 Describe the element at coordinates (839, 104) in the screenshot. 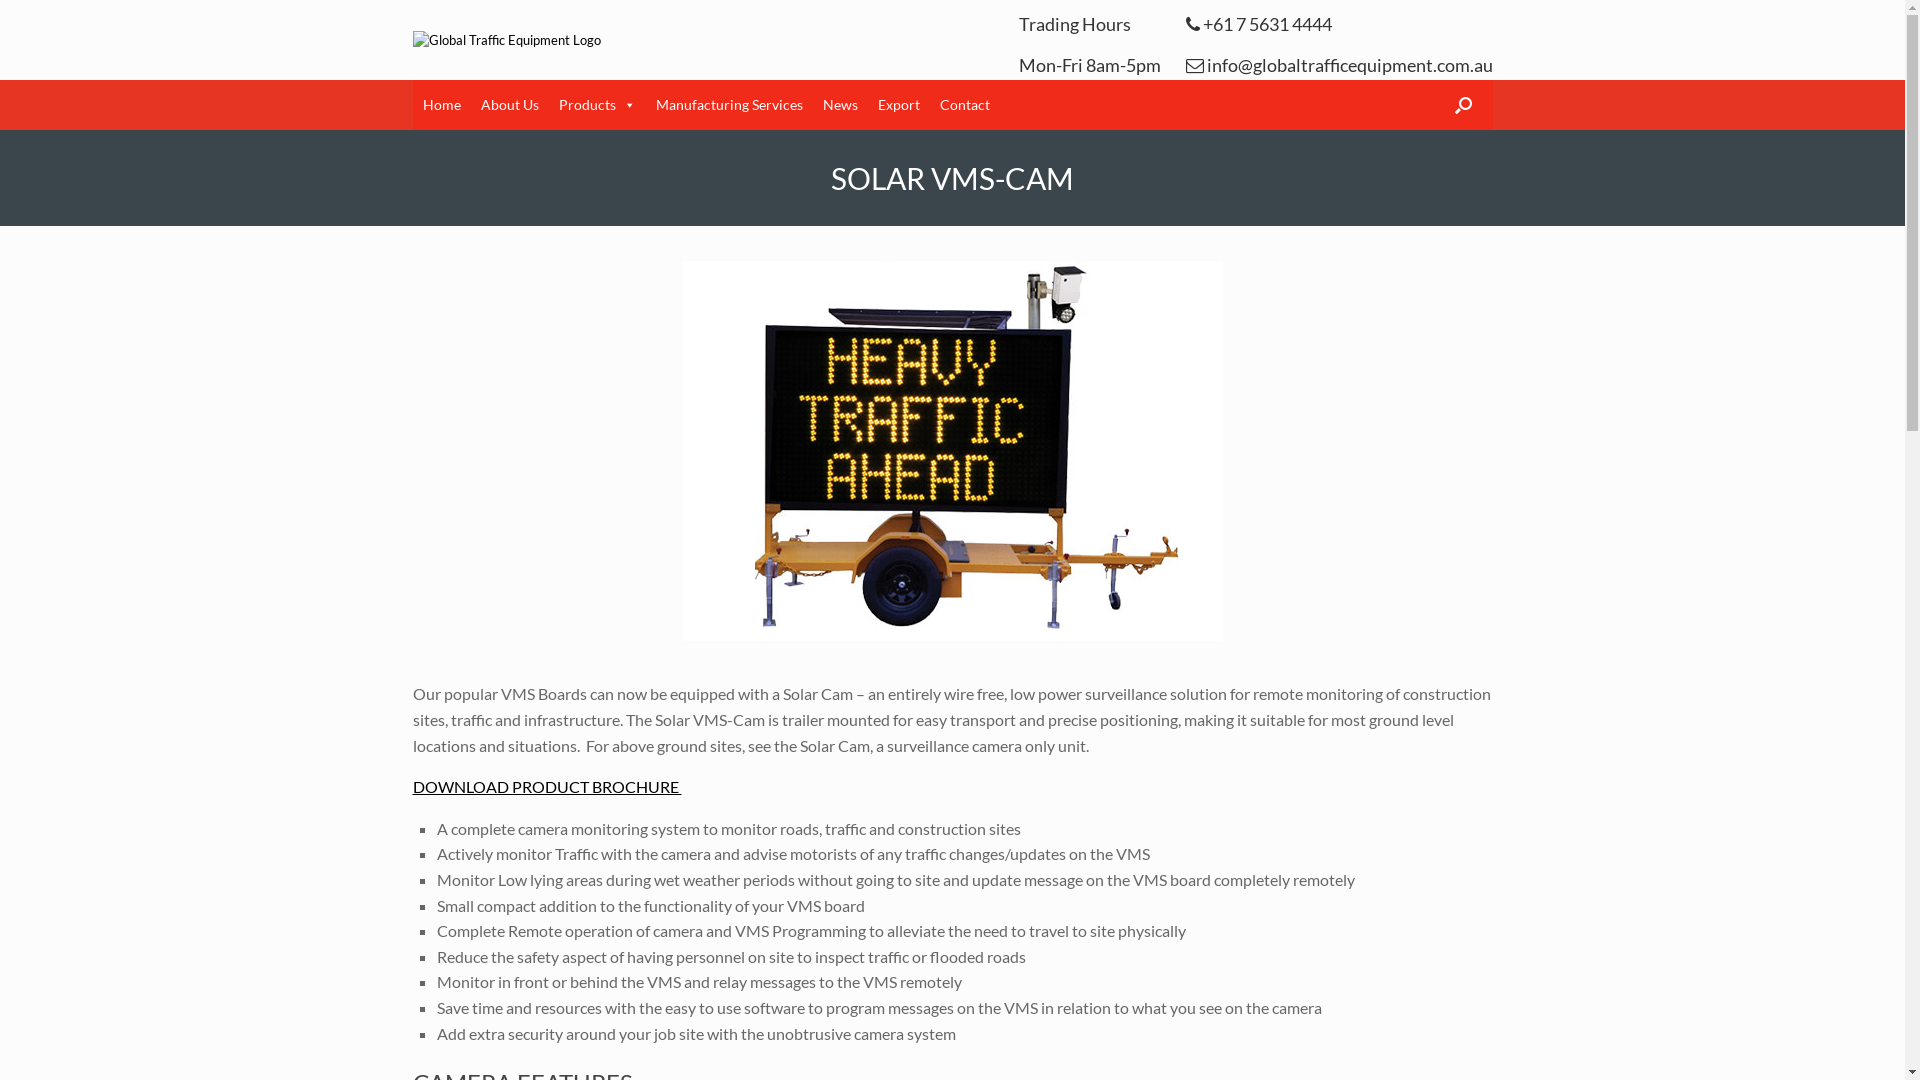

I see `'News'` at that location.